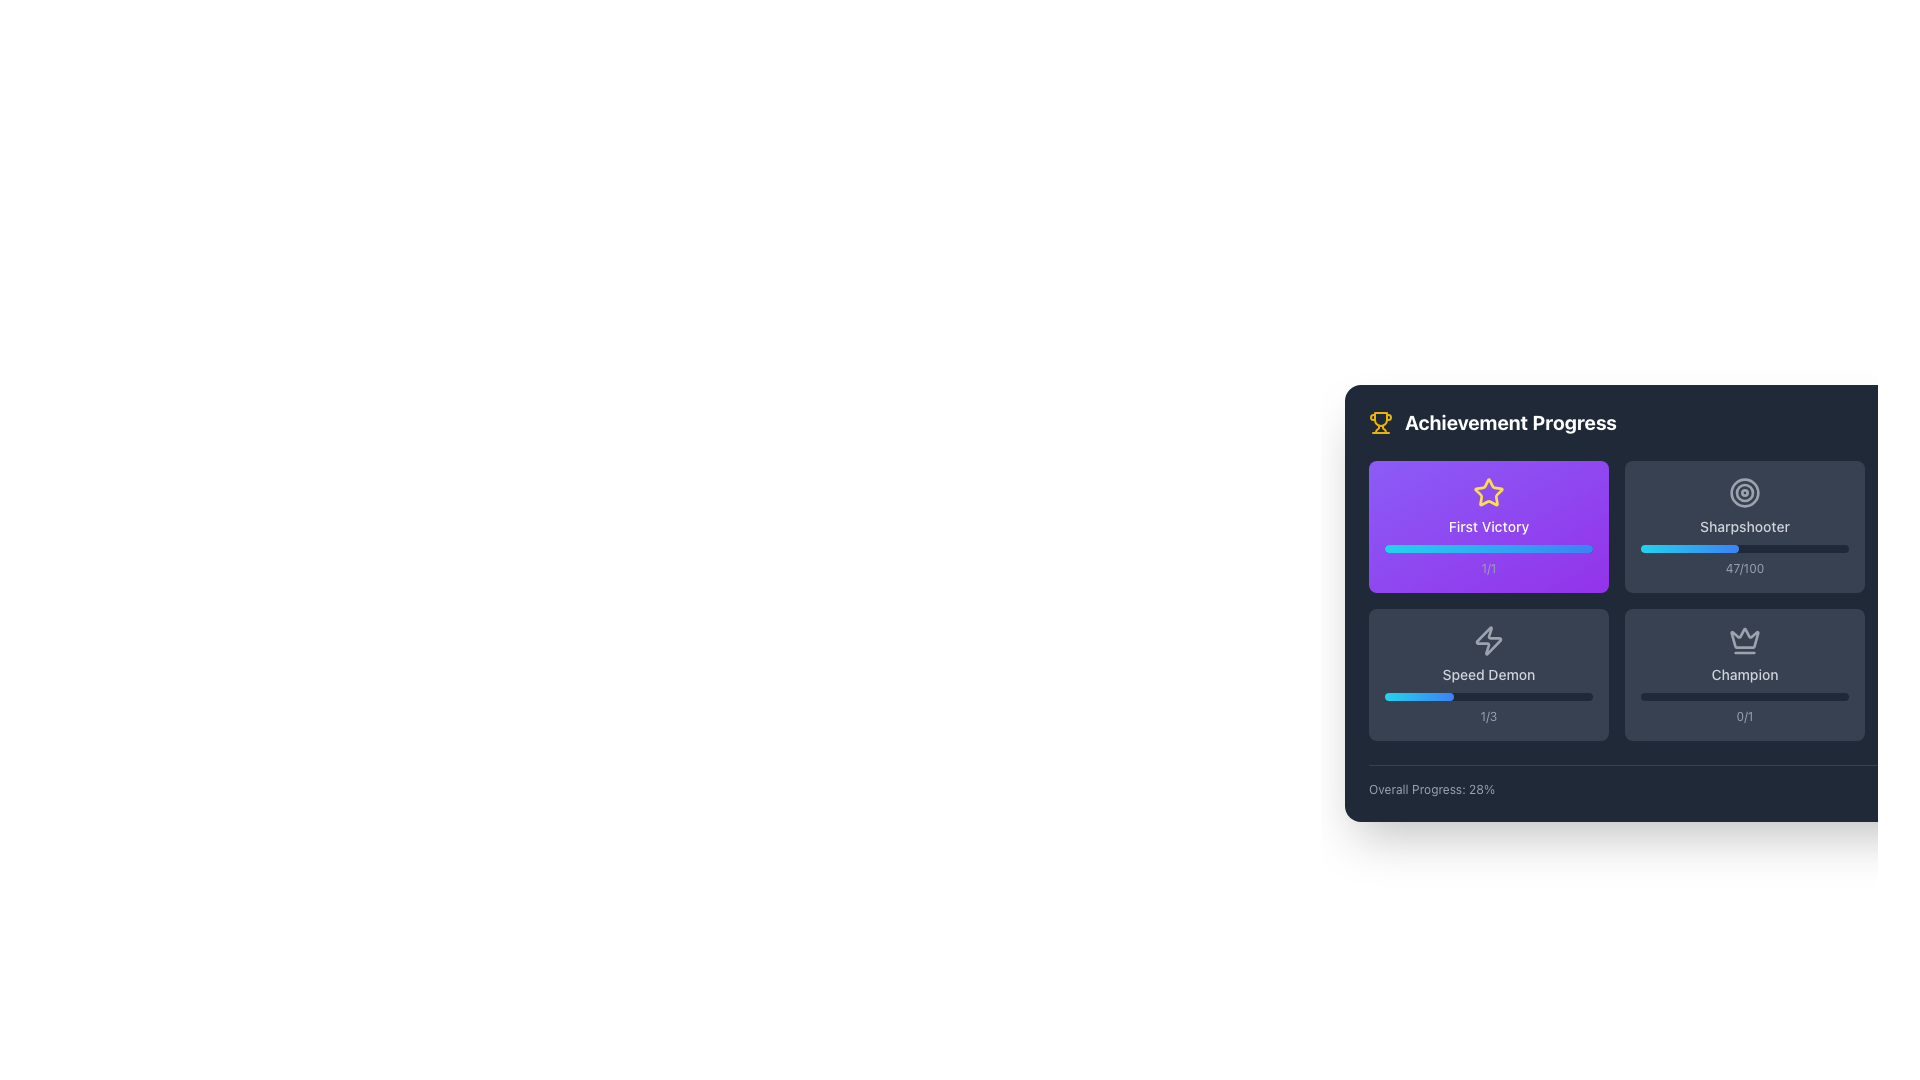  I want to click on the horizontal progress bar in the 'Sharpshooter' achievement section, which has a dark gray background and a gradient blue-to-cyan overlay indicating progress, so click(1744, 548).